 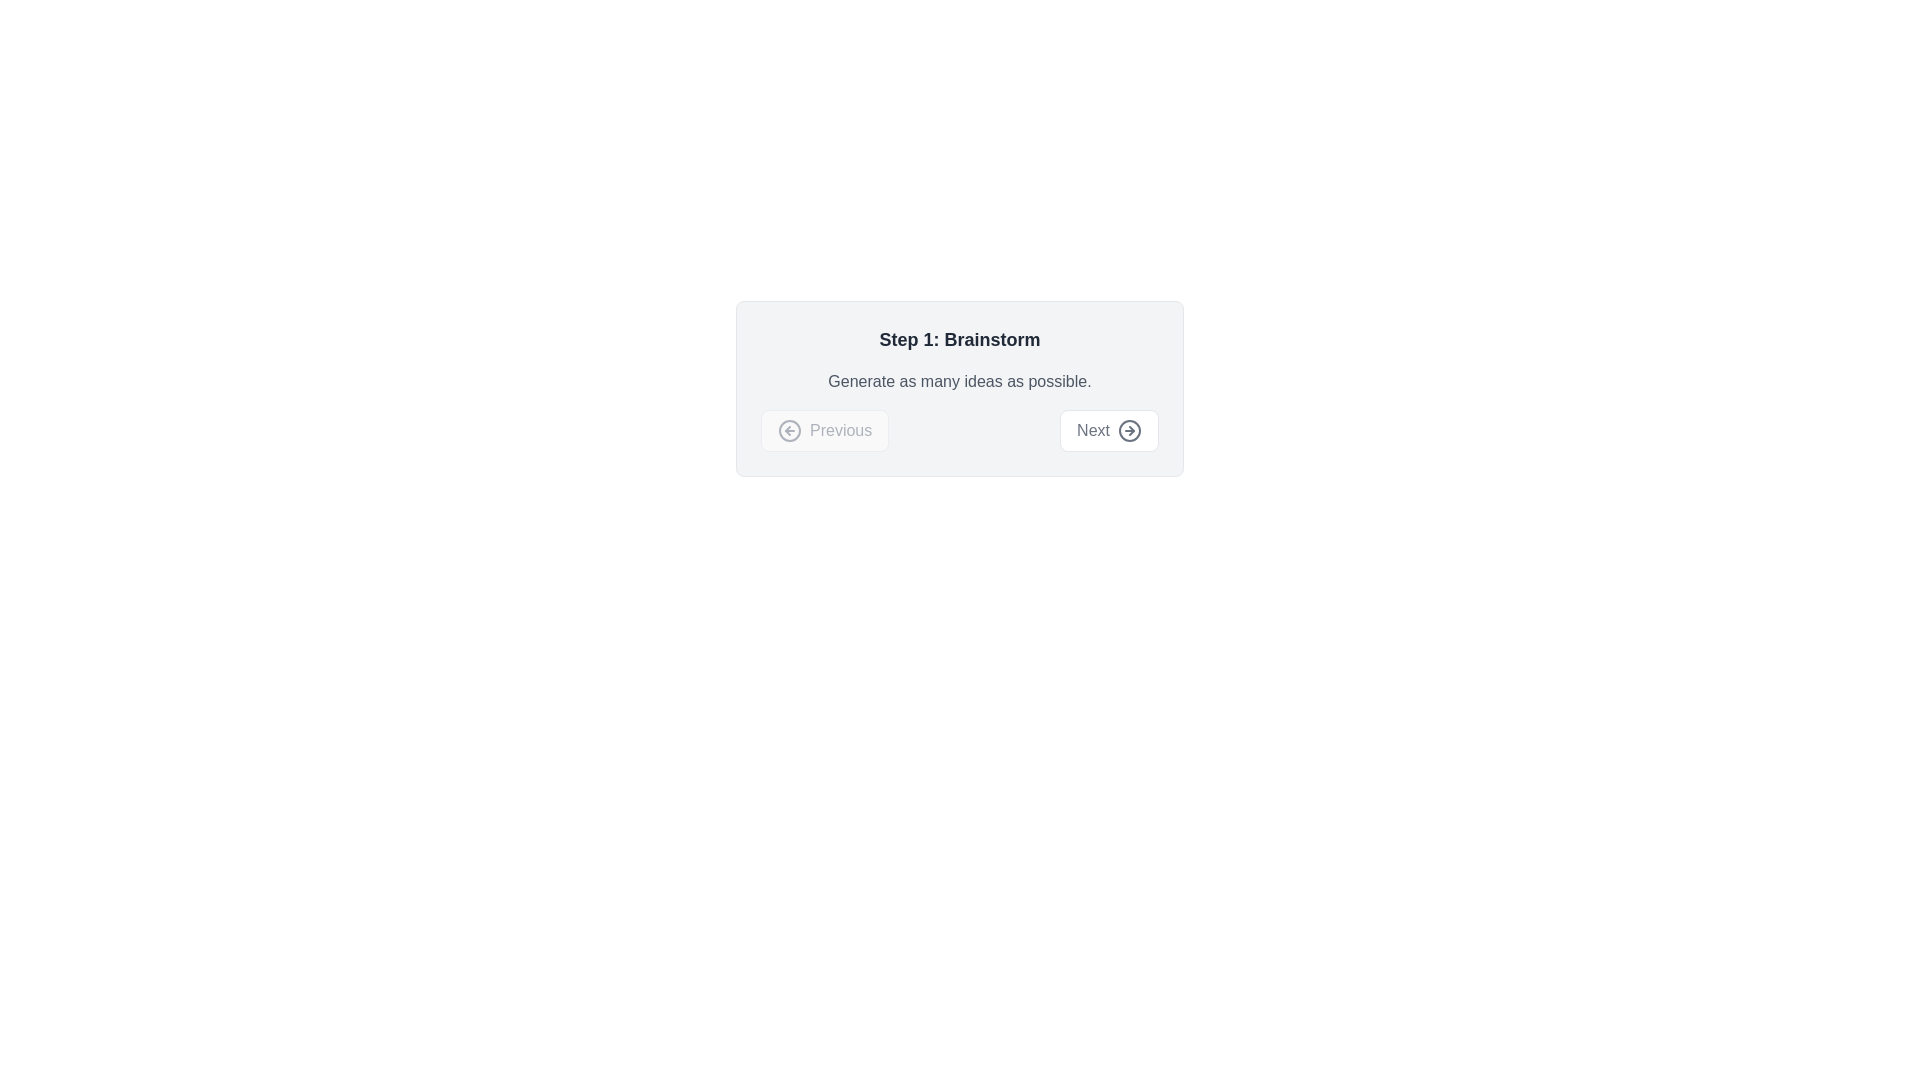 What do you see at coordinates (1108, 430) in the screenshot?
I see `the 'Next' button with a rounded border, white background, and gray text label located in the bottom-right section of a card layout` at bounding box center [1108, 430].